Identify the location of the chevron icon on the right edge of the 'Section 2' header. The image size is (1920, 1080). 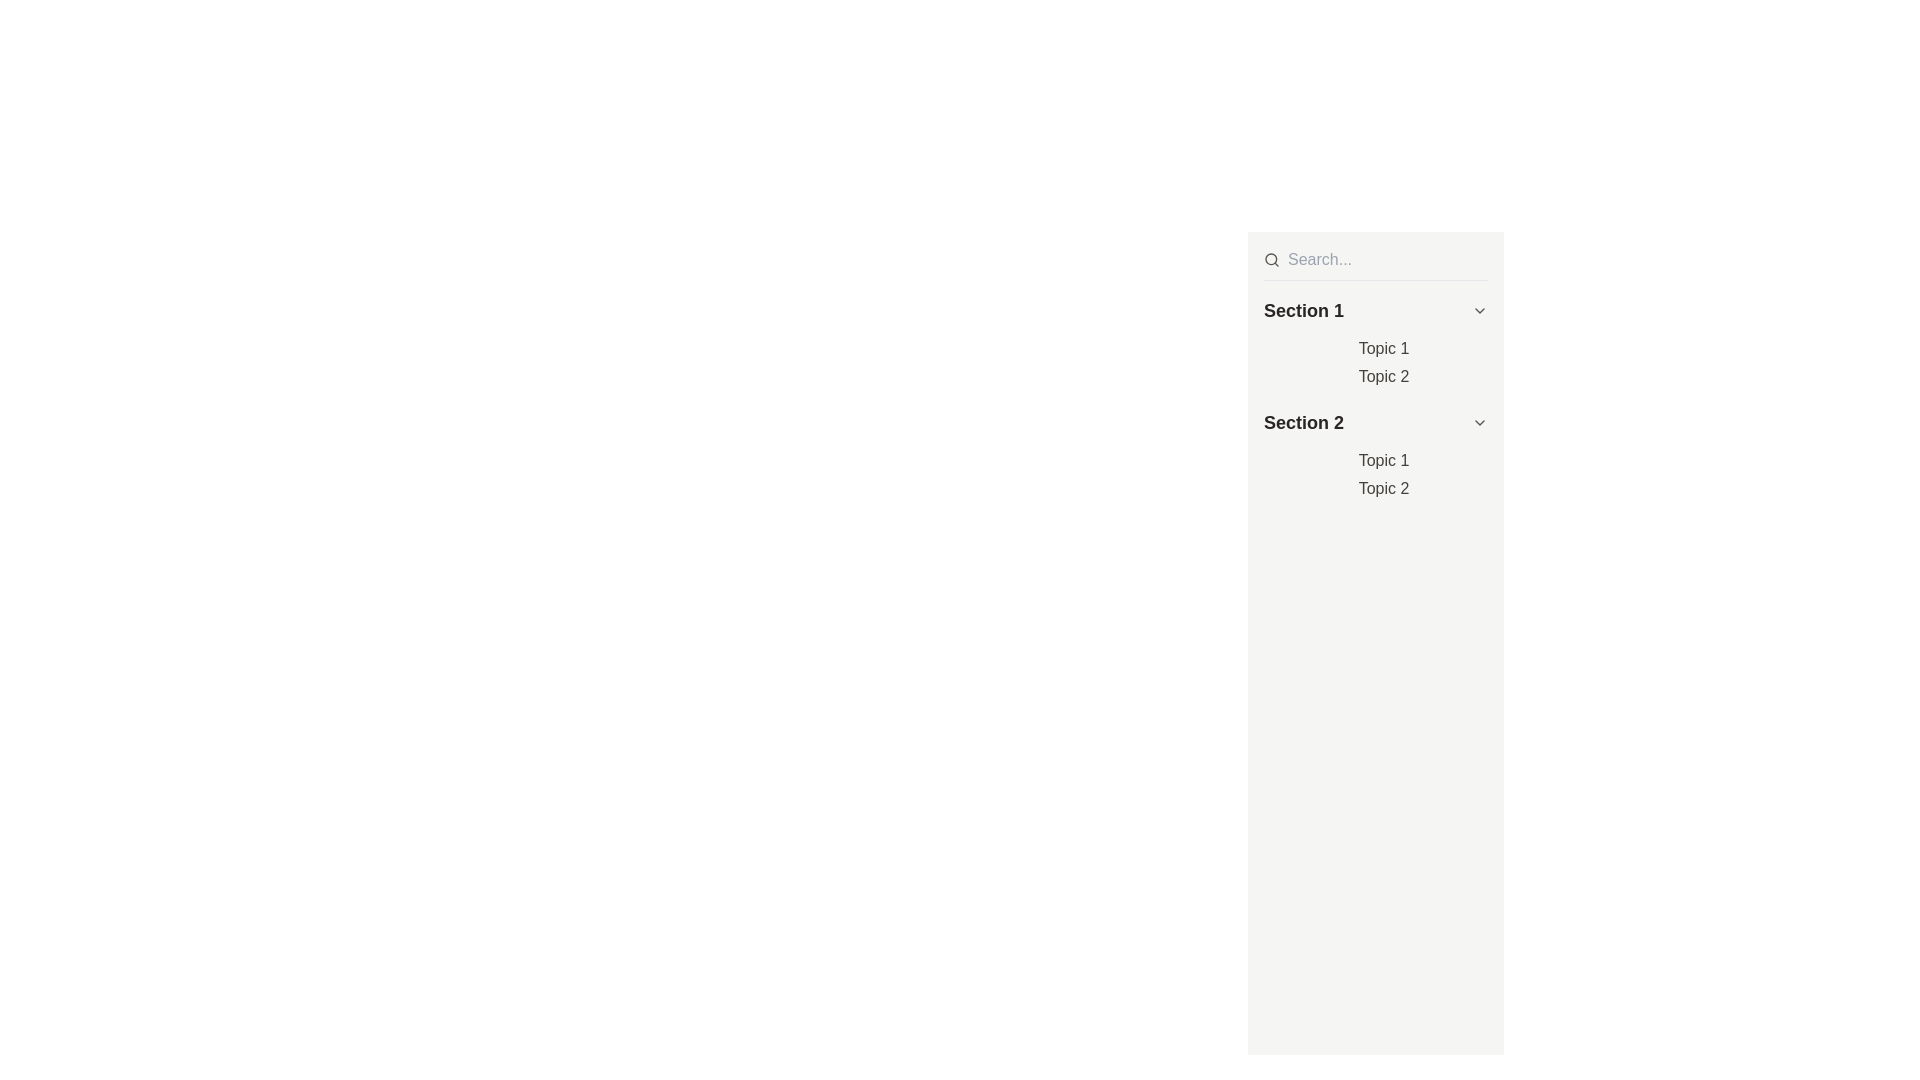
(1479, 422).